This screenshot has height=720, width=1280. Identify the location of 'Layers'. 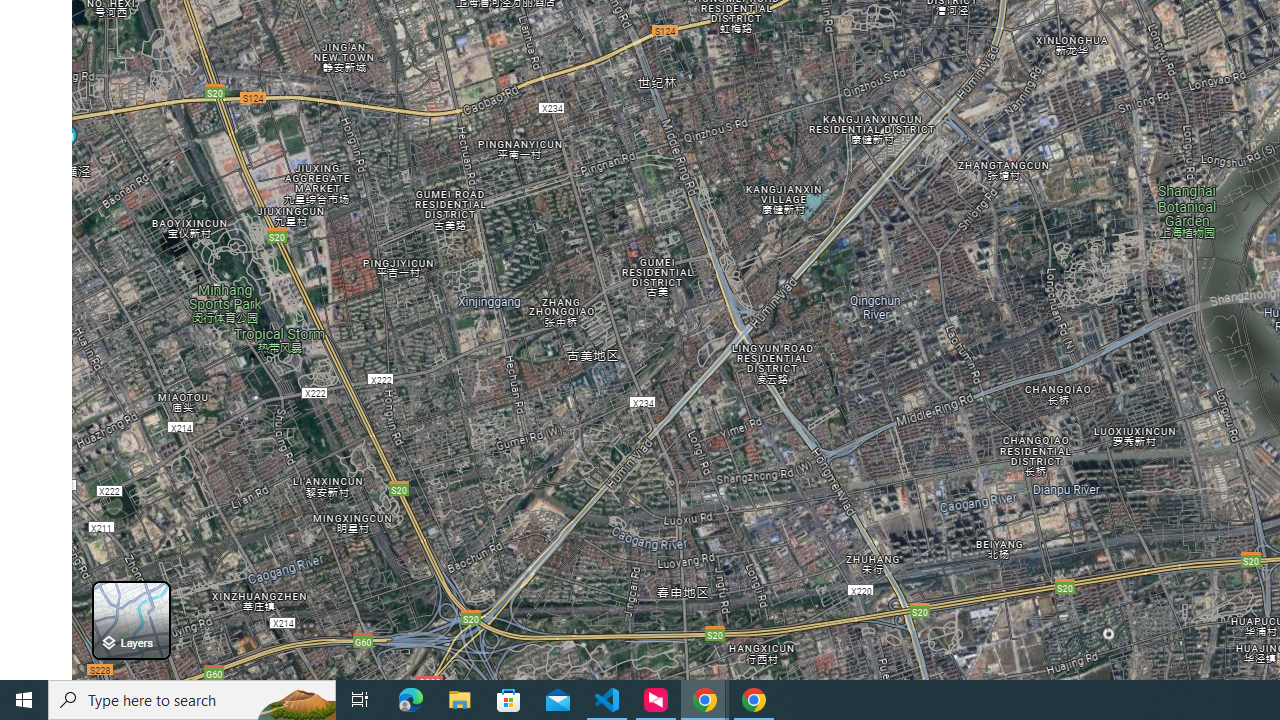
(130, 619).